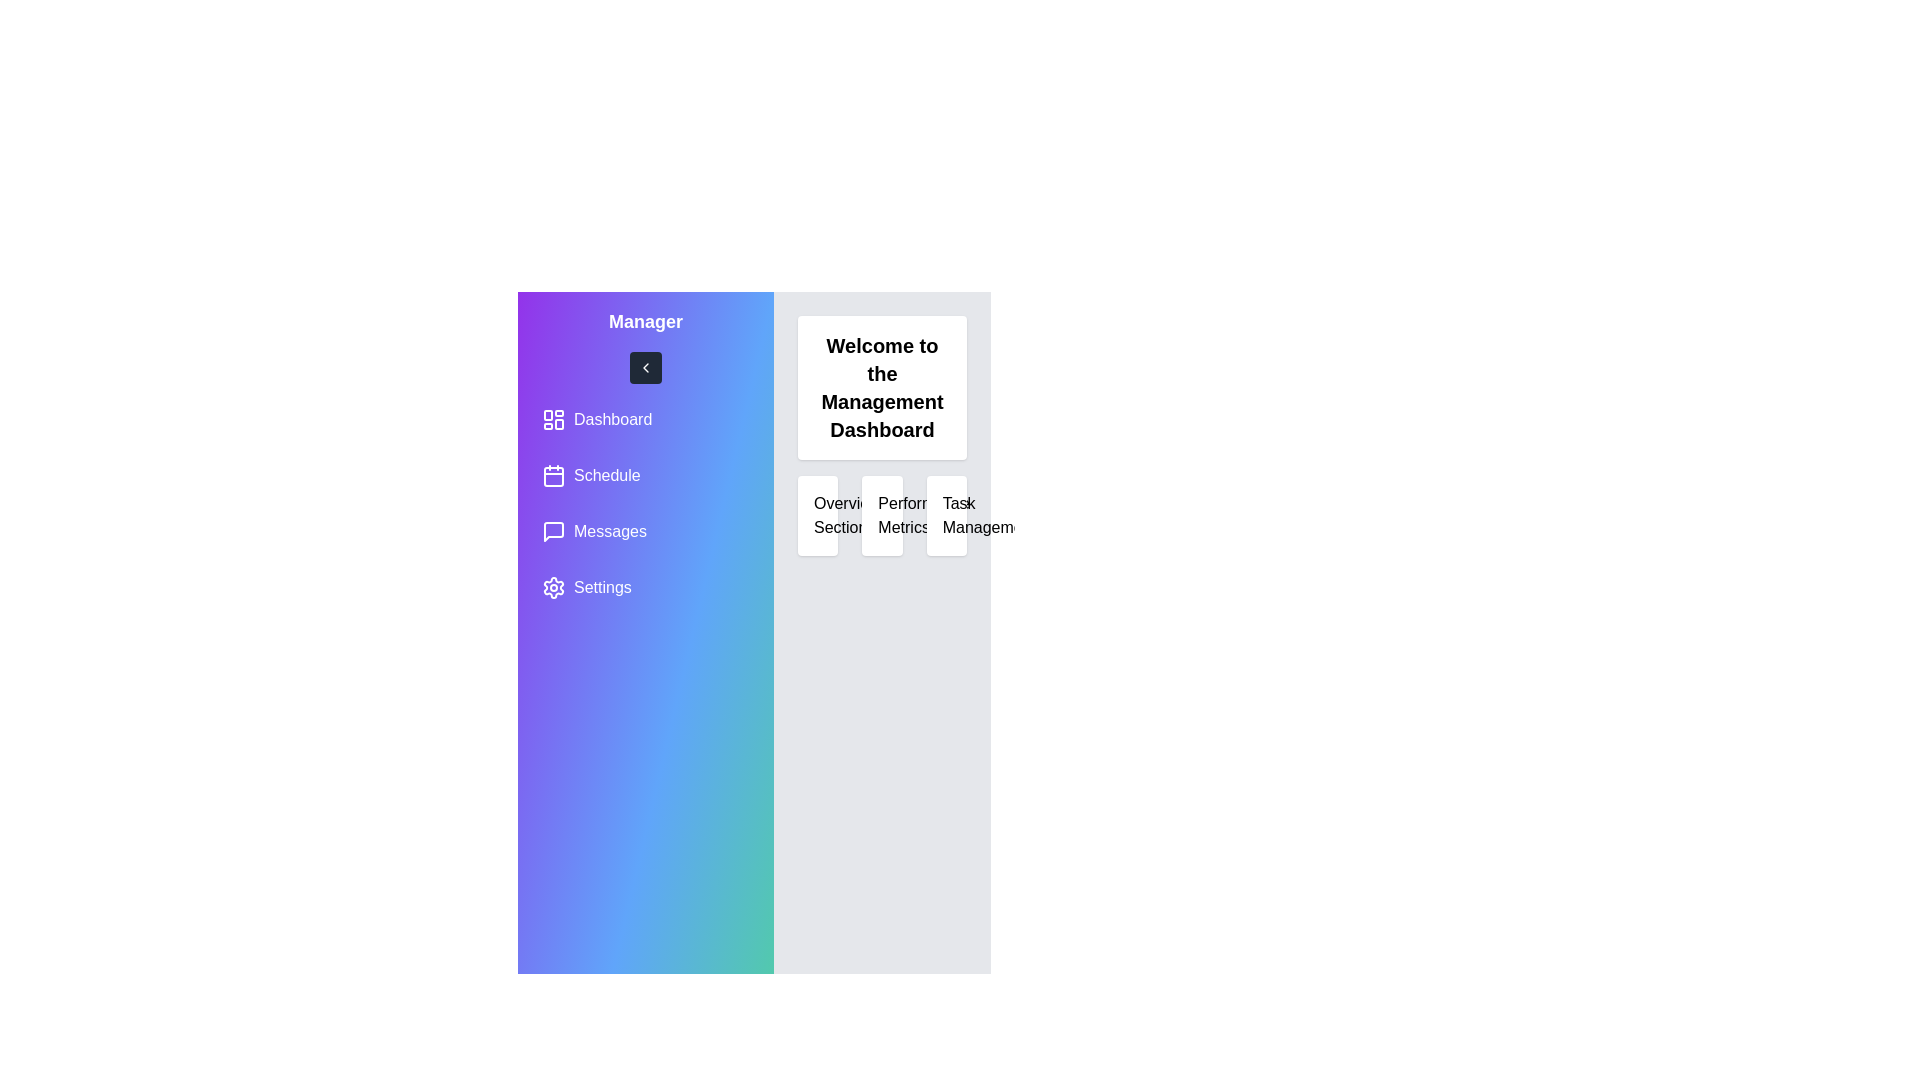 Image resolution: width=1920 pixels, height=1080 pixels. I want to click on the larger rectangular portion of the calendar icon in the sidebar navigation menu, which is part of the SVG icon under the 'Schedule' label, so click(553, 477).